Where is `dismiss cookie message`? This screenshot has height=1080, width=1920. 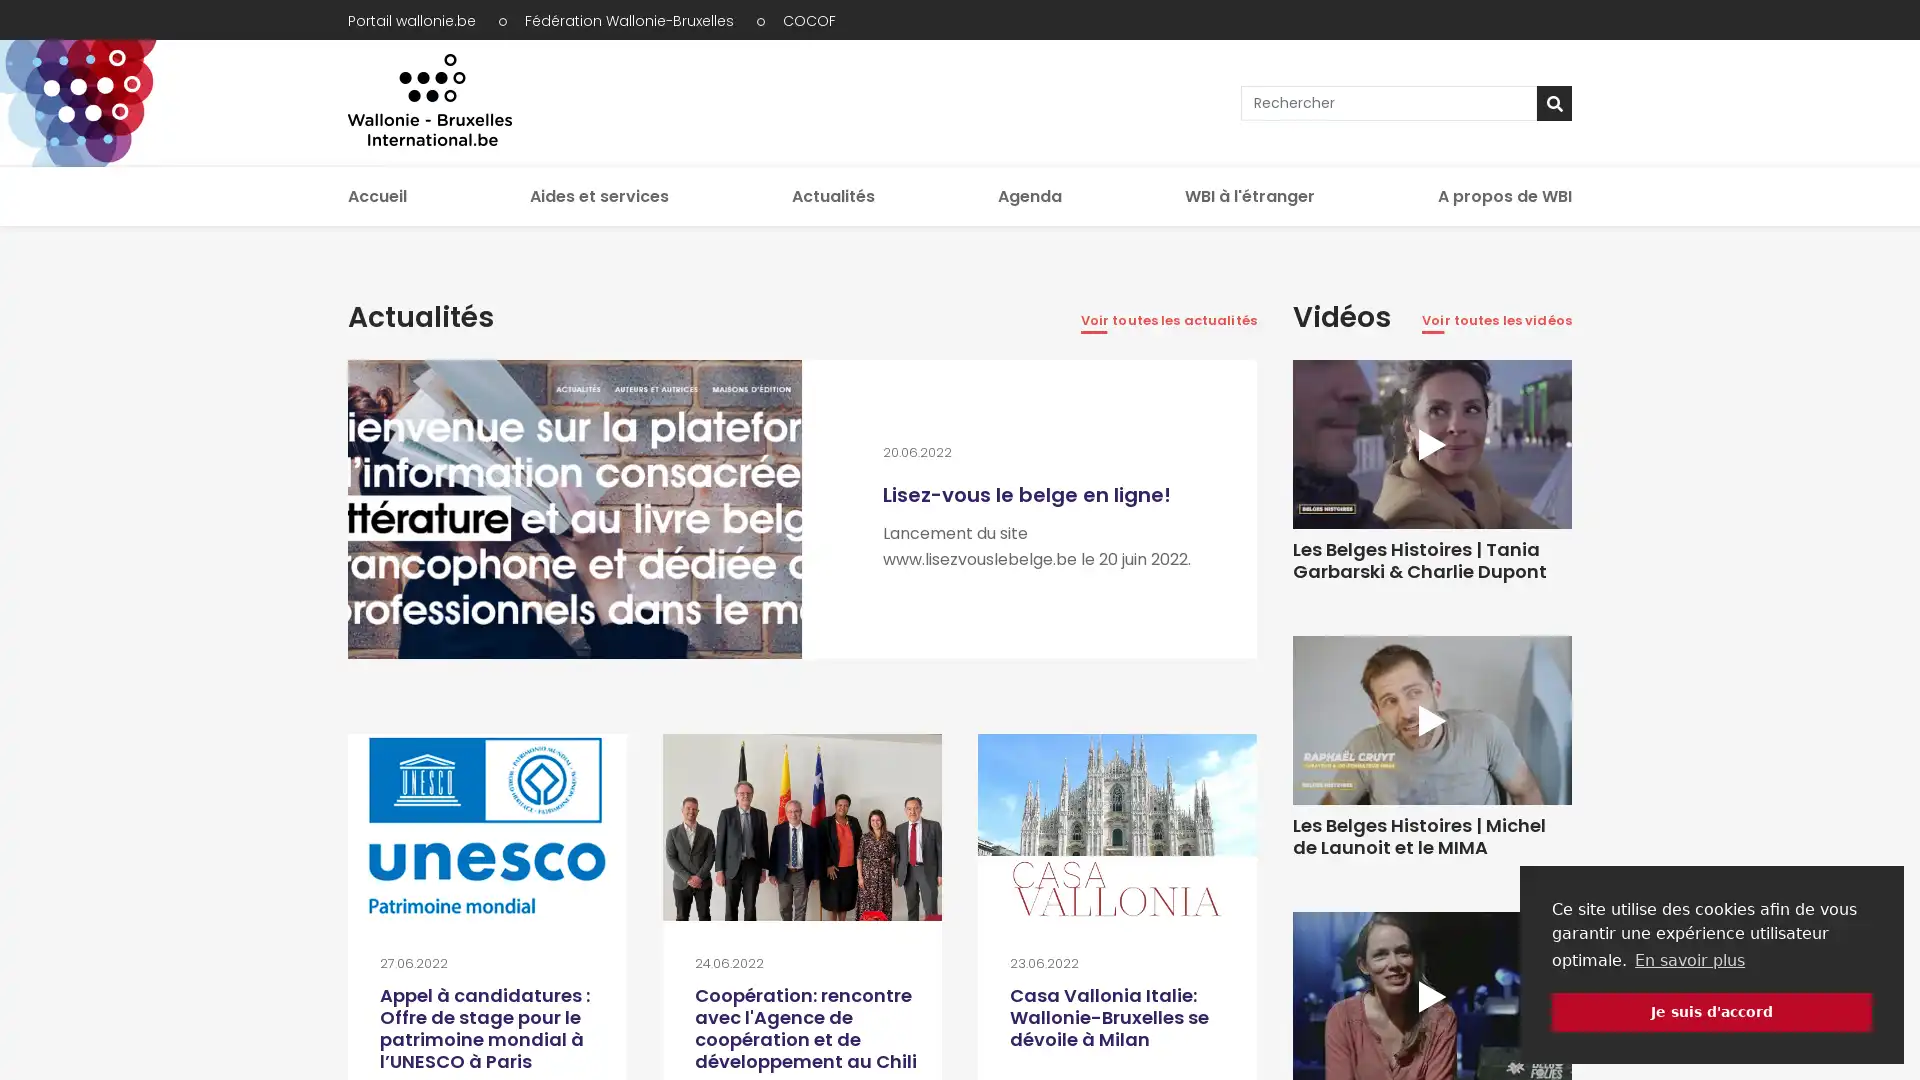
dismiss cookie message is located at coordinates (1711, 1011).